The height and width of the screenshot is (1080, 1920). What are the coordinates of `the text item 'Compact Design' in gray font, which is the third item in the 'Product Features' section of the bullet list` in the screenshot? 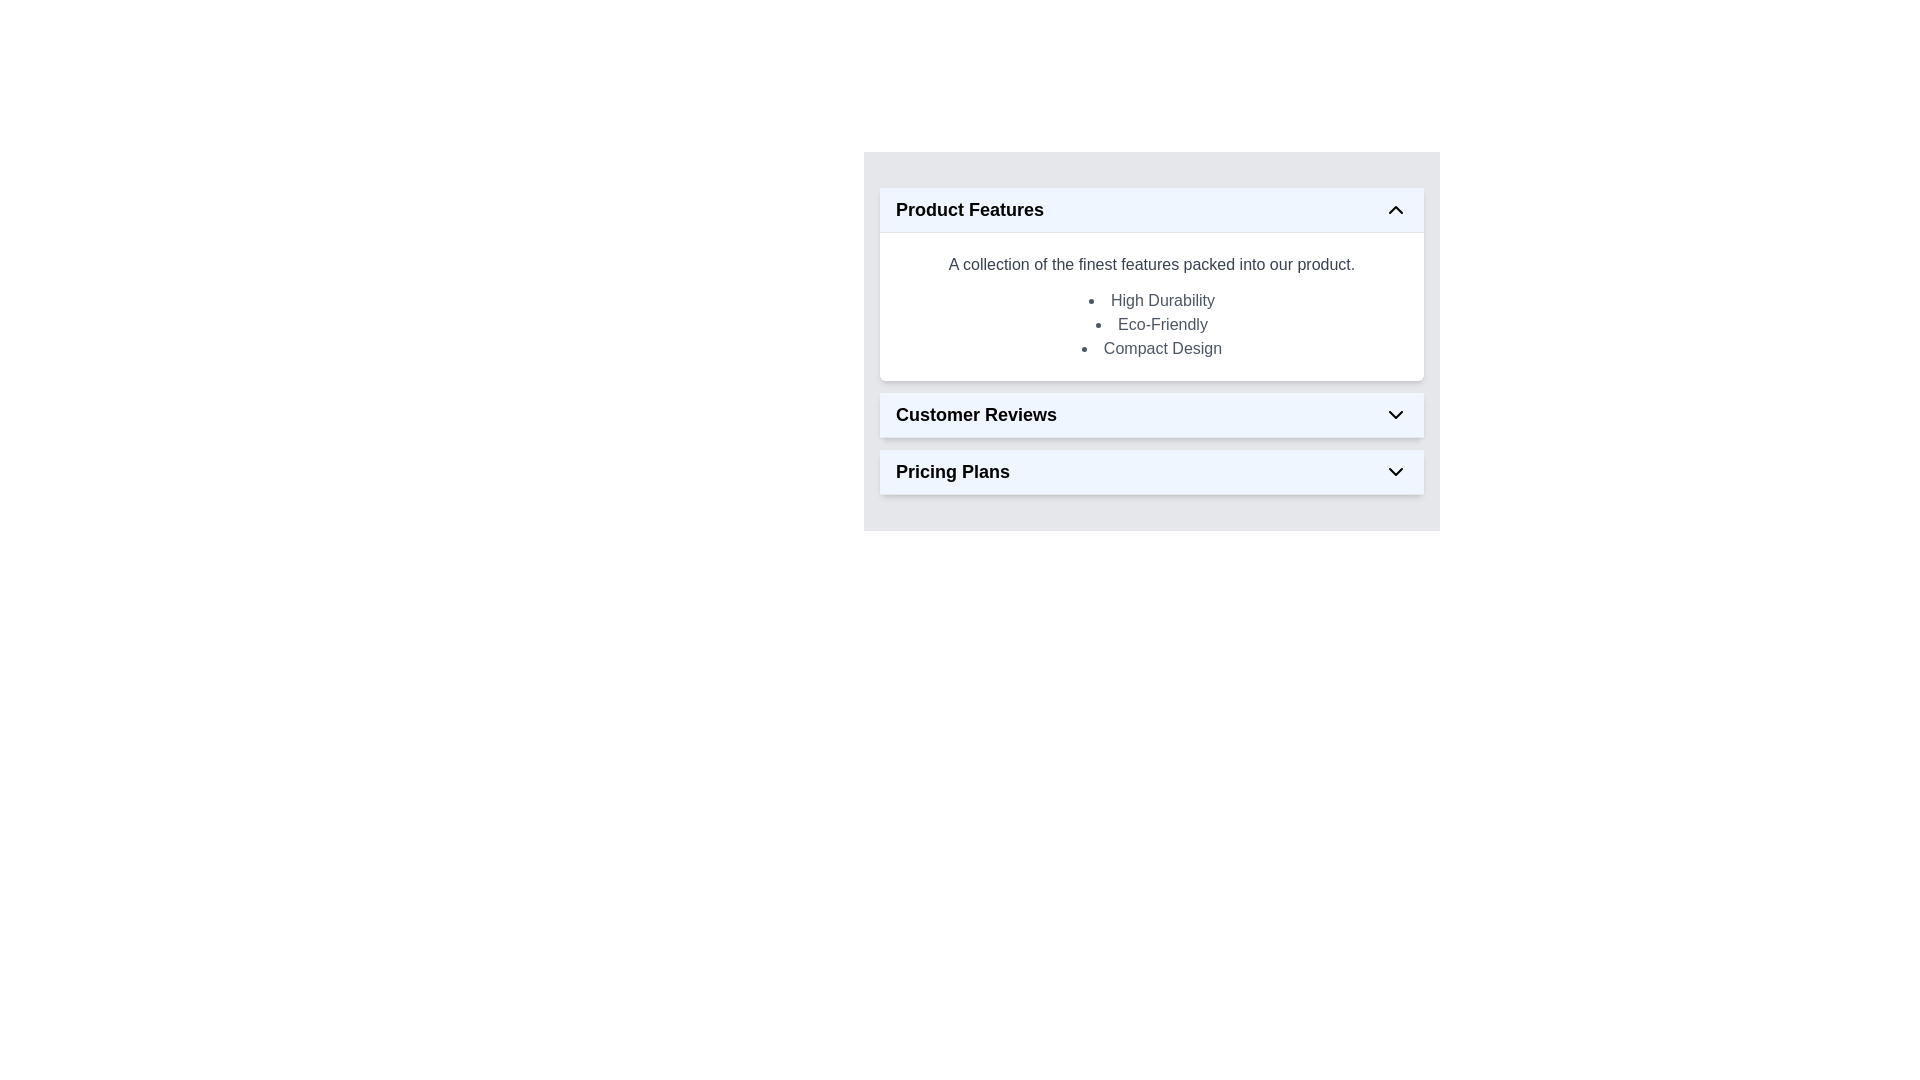 It's located at (1152, 347).